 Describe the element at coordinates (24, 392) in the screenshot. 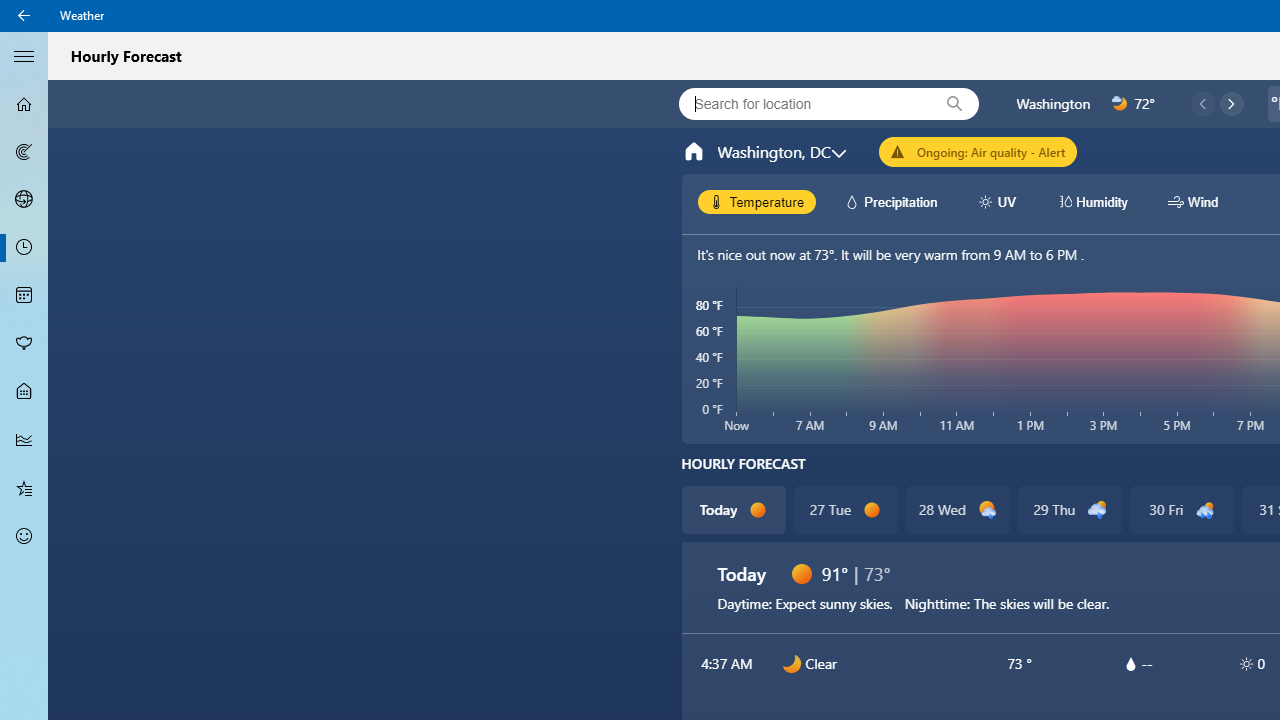

I see `'Life - Not Selected'` at that location.